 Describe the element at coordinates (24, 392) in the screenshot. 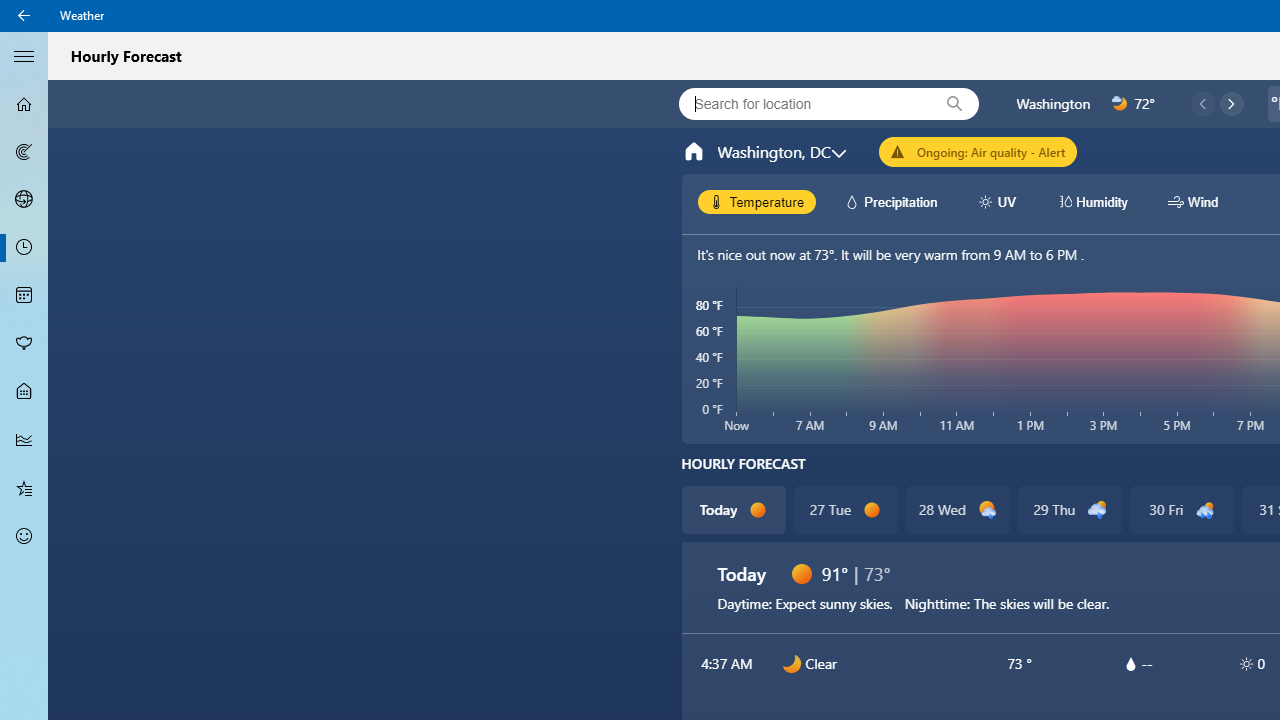

I see `'Life - Not Selected'` at that location.